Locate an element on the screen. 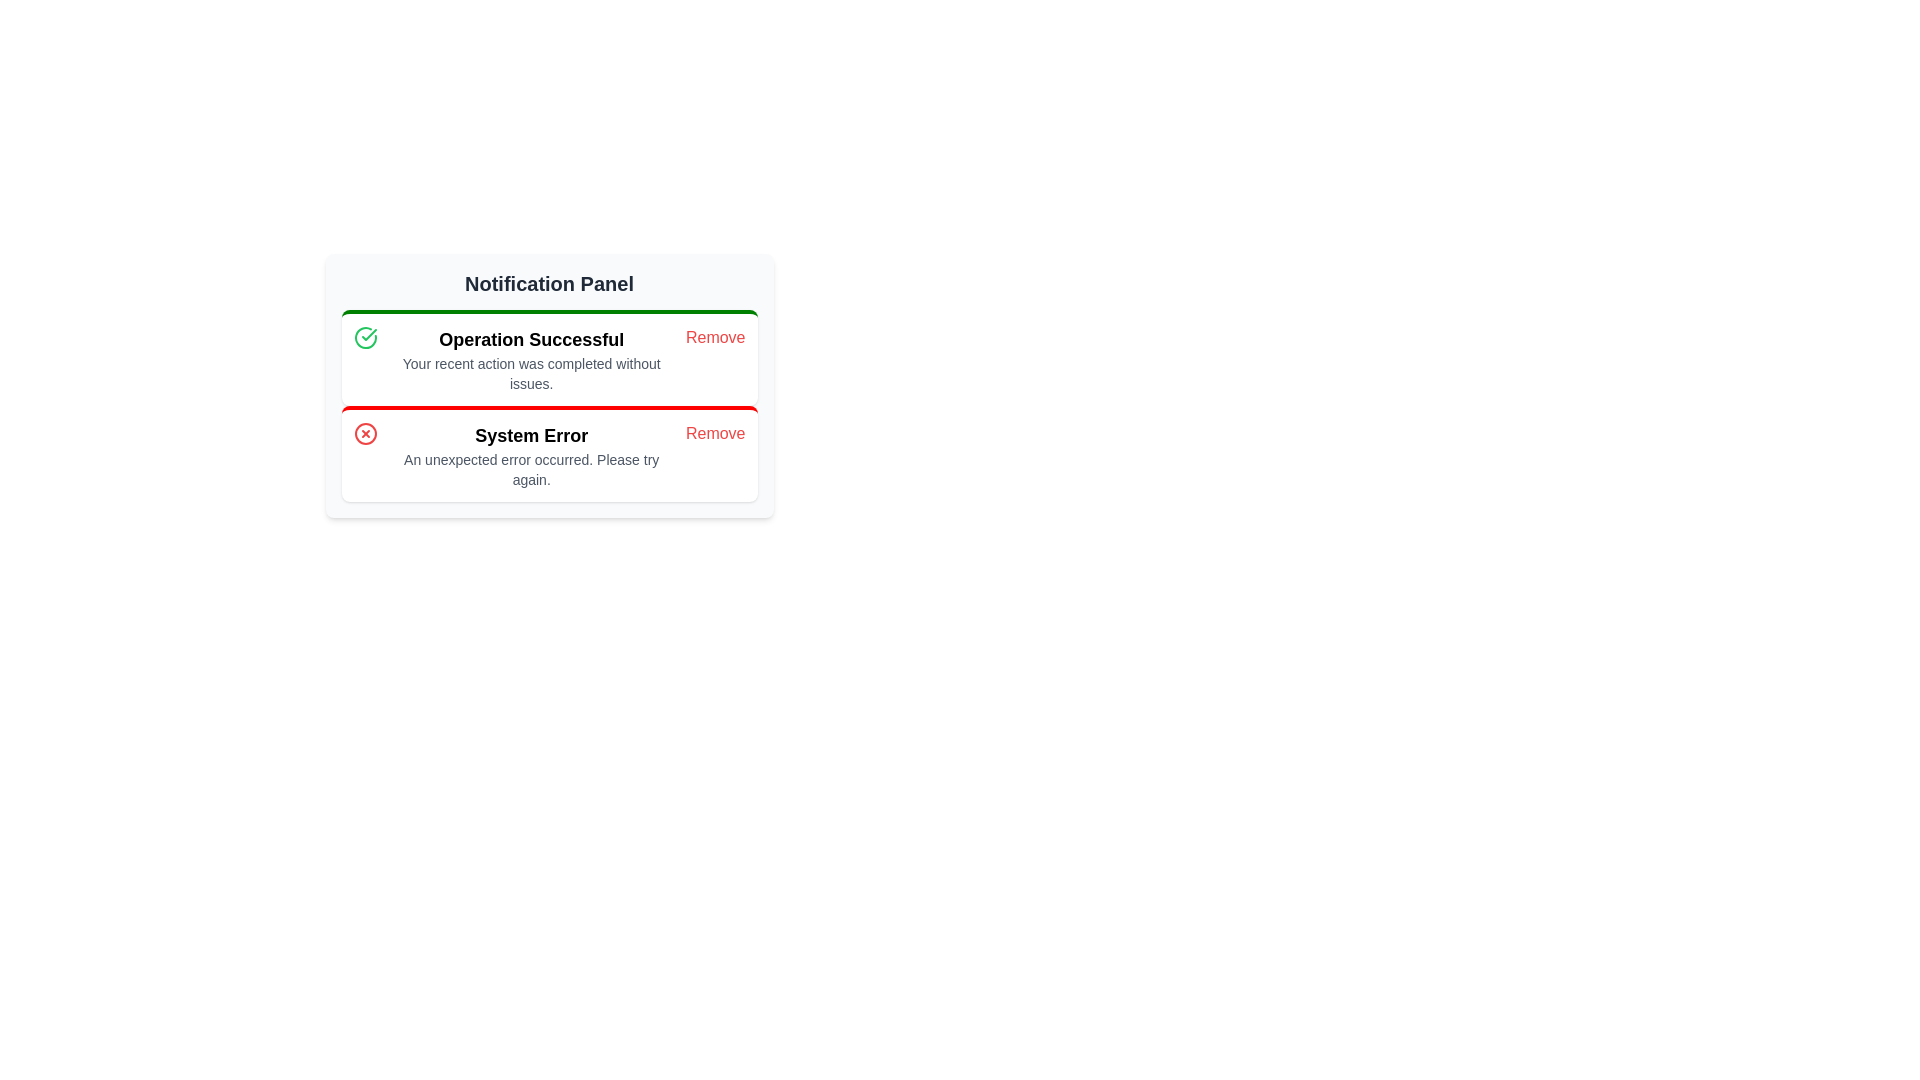 The image size is (1920, 1080). the circular icon with a red border and white background that features a bold red cross, located in the 'System Error' notification box in the 'Notification Panel' is located at coordinates (365, 433).